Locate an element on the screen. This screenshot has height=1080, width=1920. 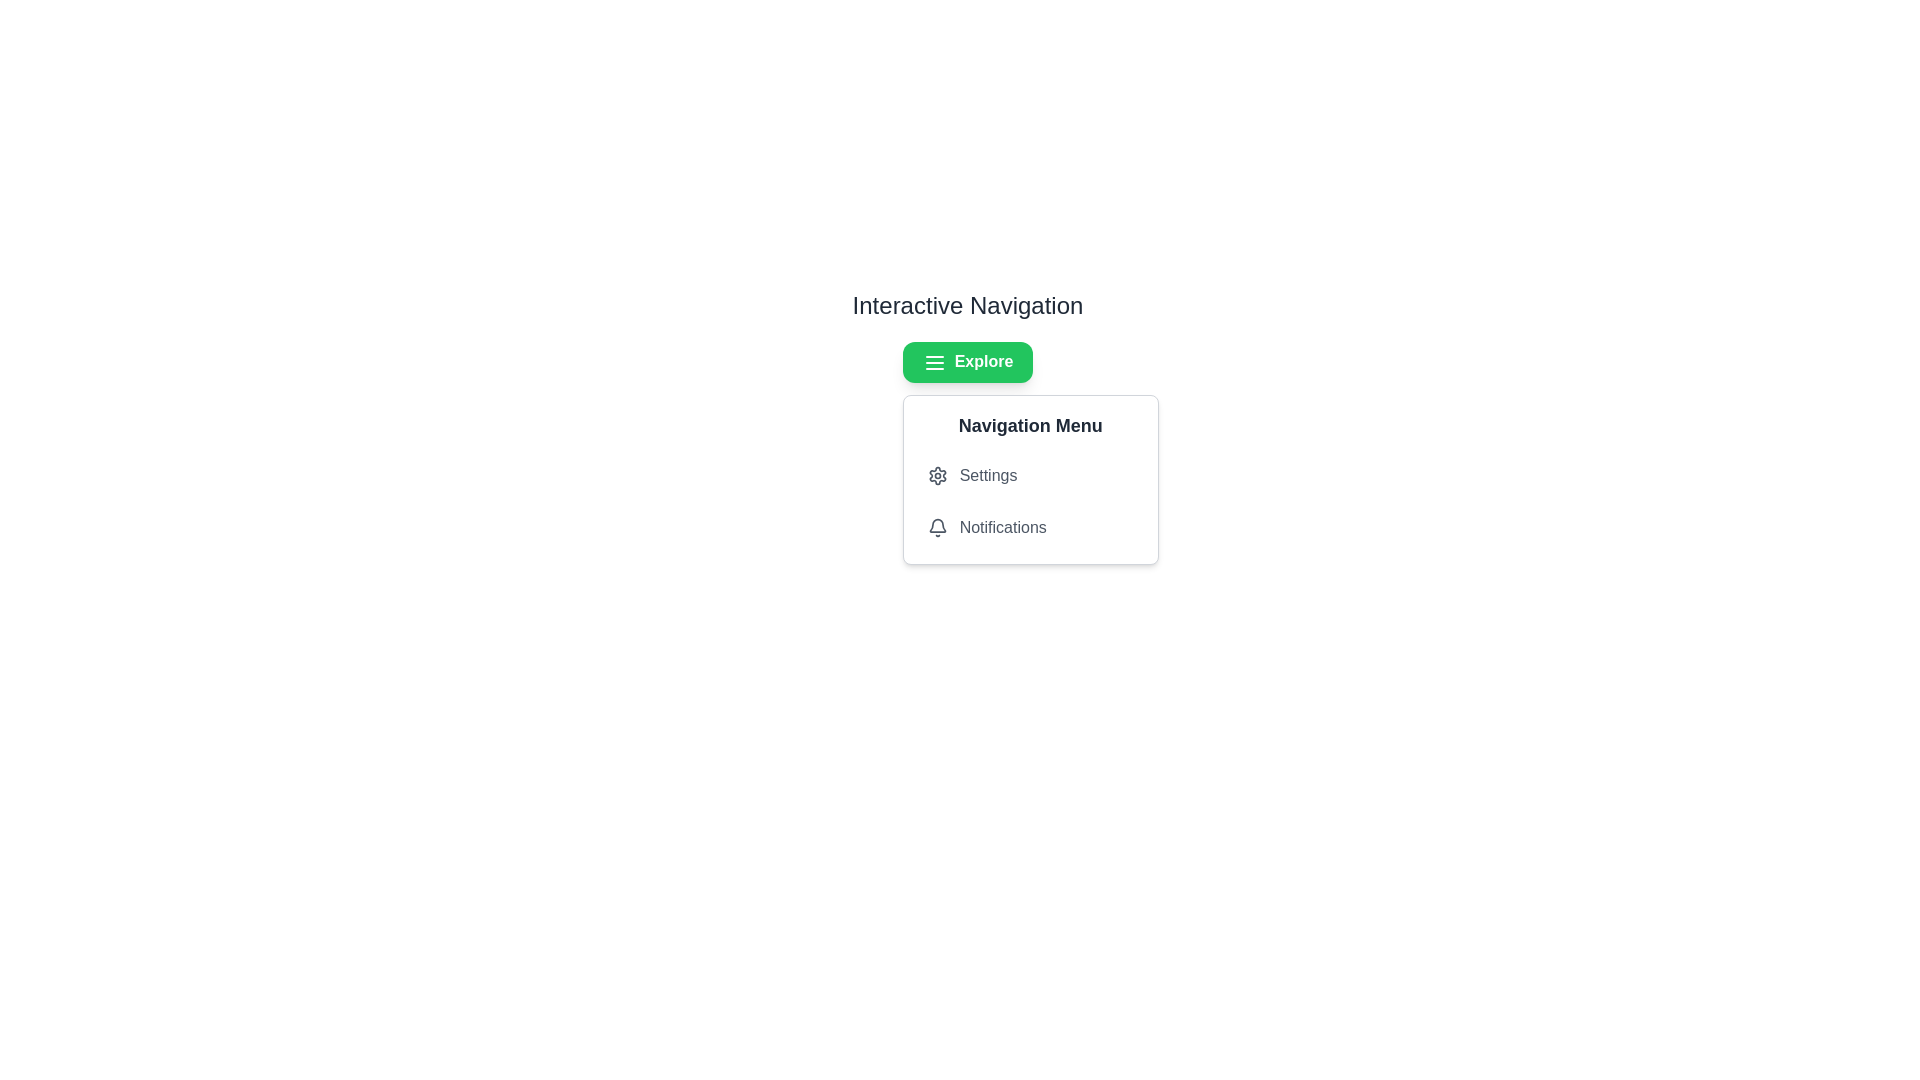
the Label that serves as a heading for the dropdown menu, positioned above the 'Settings' and 'Notifications' items is located at coordinates (1030, 424).